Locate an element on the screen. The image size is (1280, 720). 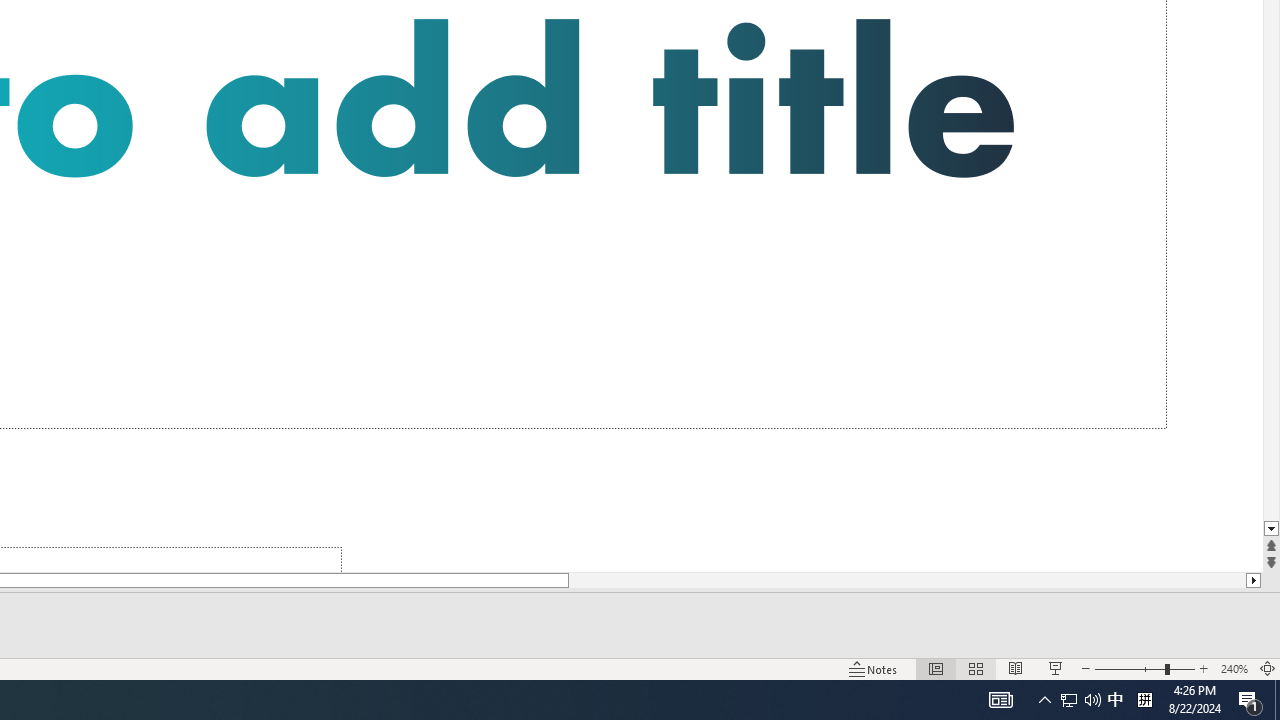
'Normal' is located at coordinates (935, 669).